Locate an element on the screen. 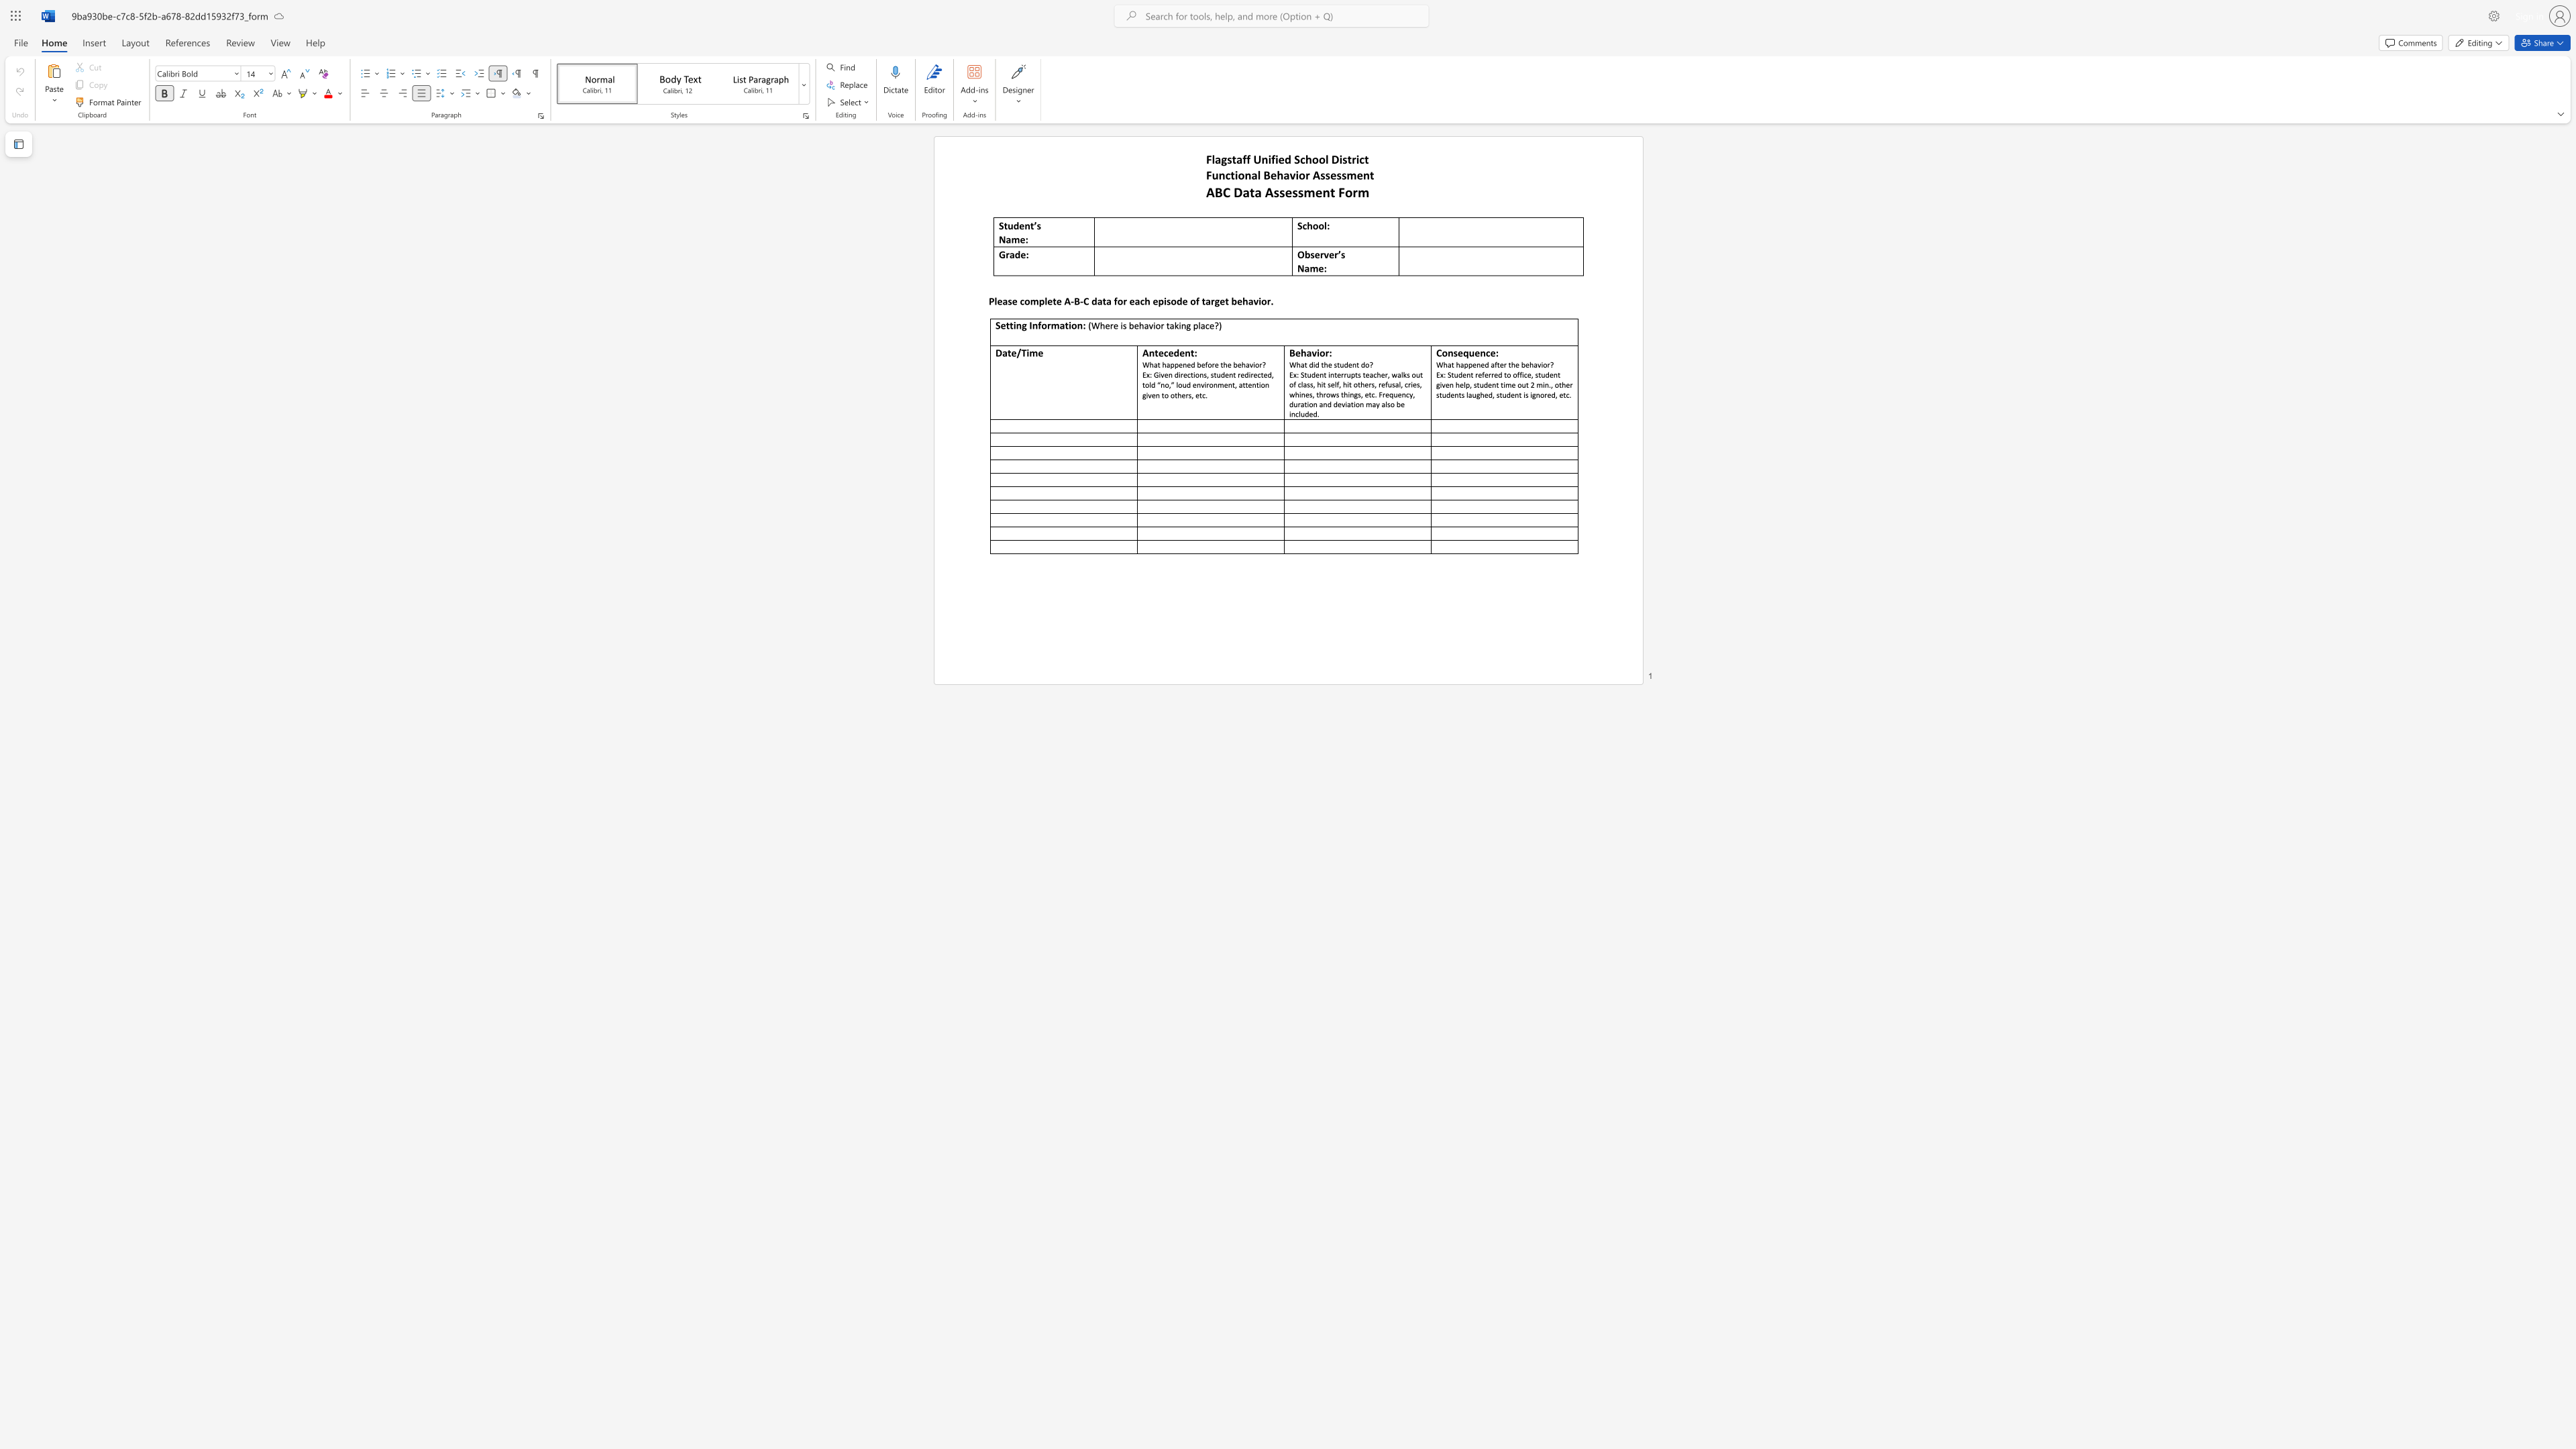  the subset text "ation" within the text "Setting Information:" is located at coordinates (1059, 324).